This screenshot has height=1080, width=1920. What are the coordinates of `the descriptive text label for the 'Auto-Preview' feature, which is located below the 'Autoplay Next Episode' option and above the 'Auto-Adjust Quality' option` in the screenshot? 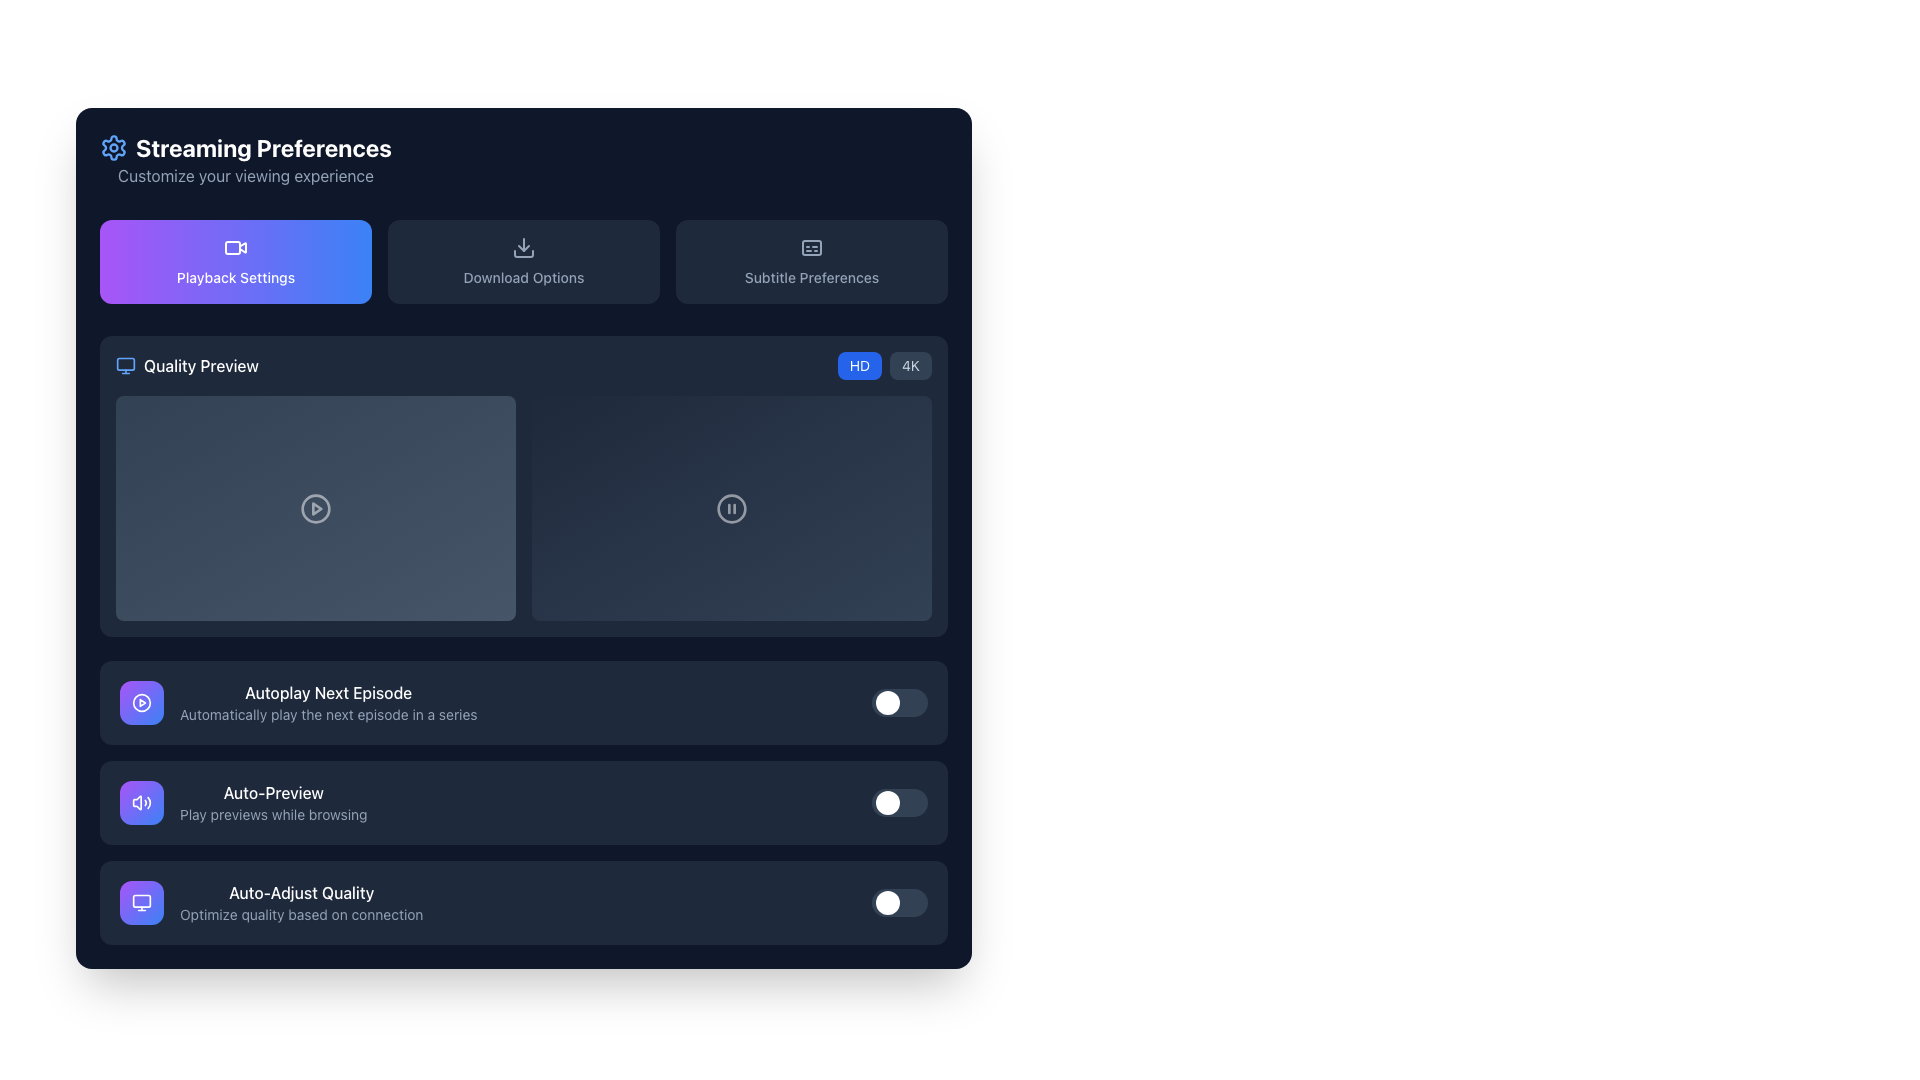 It's located at (272, 814).